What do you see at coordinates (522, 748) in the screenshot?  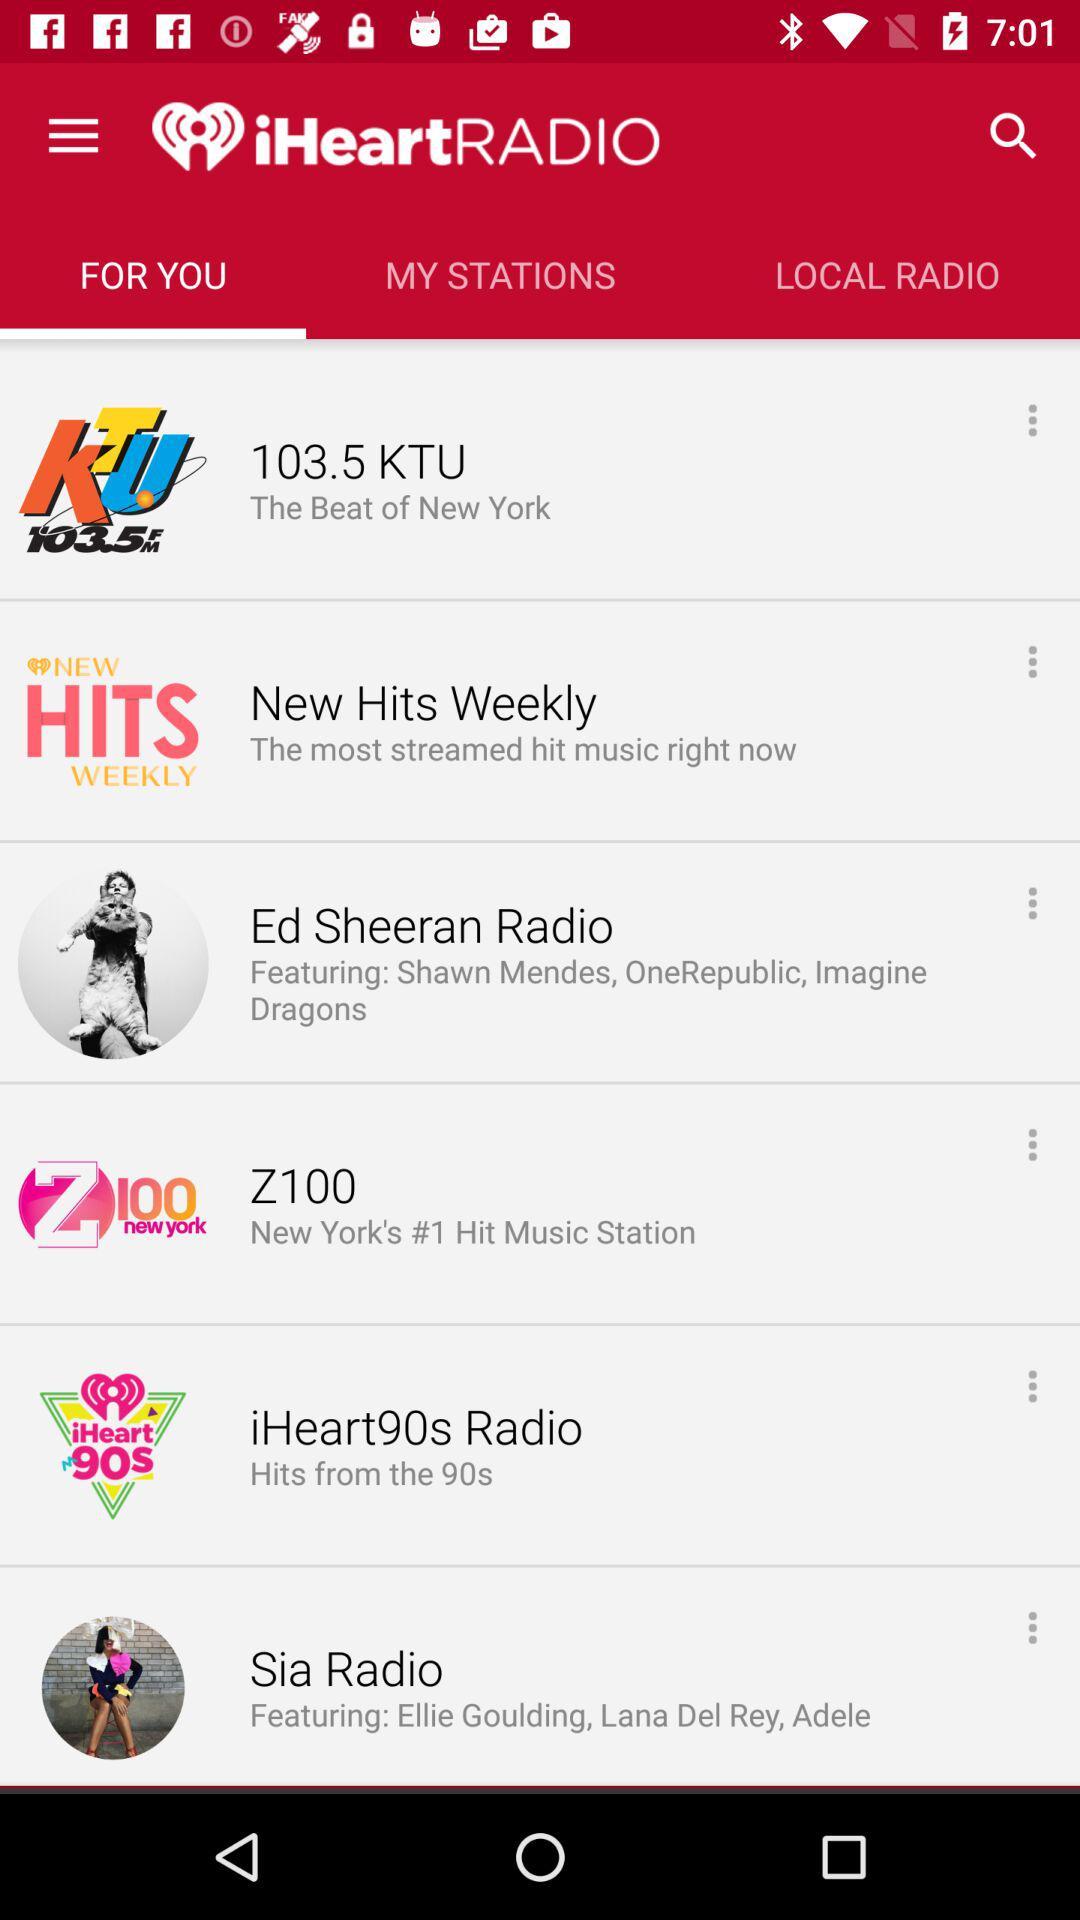 I see `the the most streamed icon` at bounding box center [522, 748].